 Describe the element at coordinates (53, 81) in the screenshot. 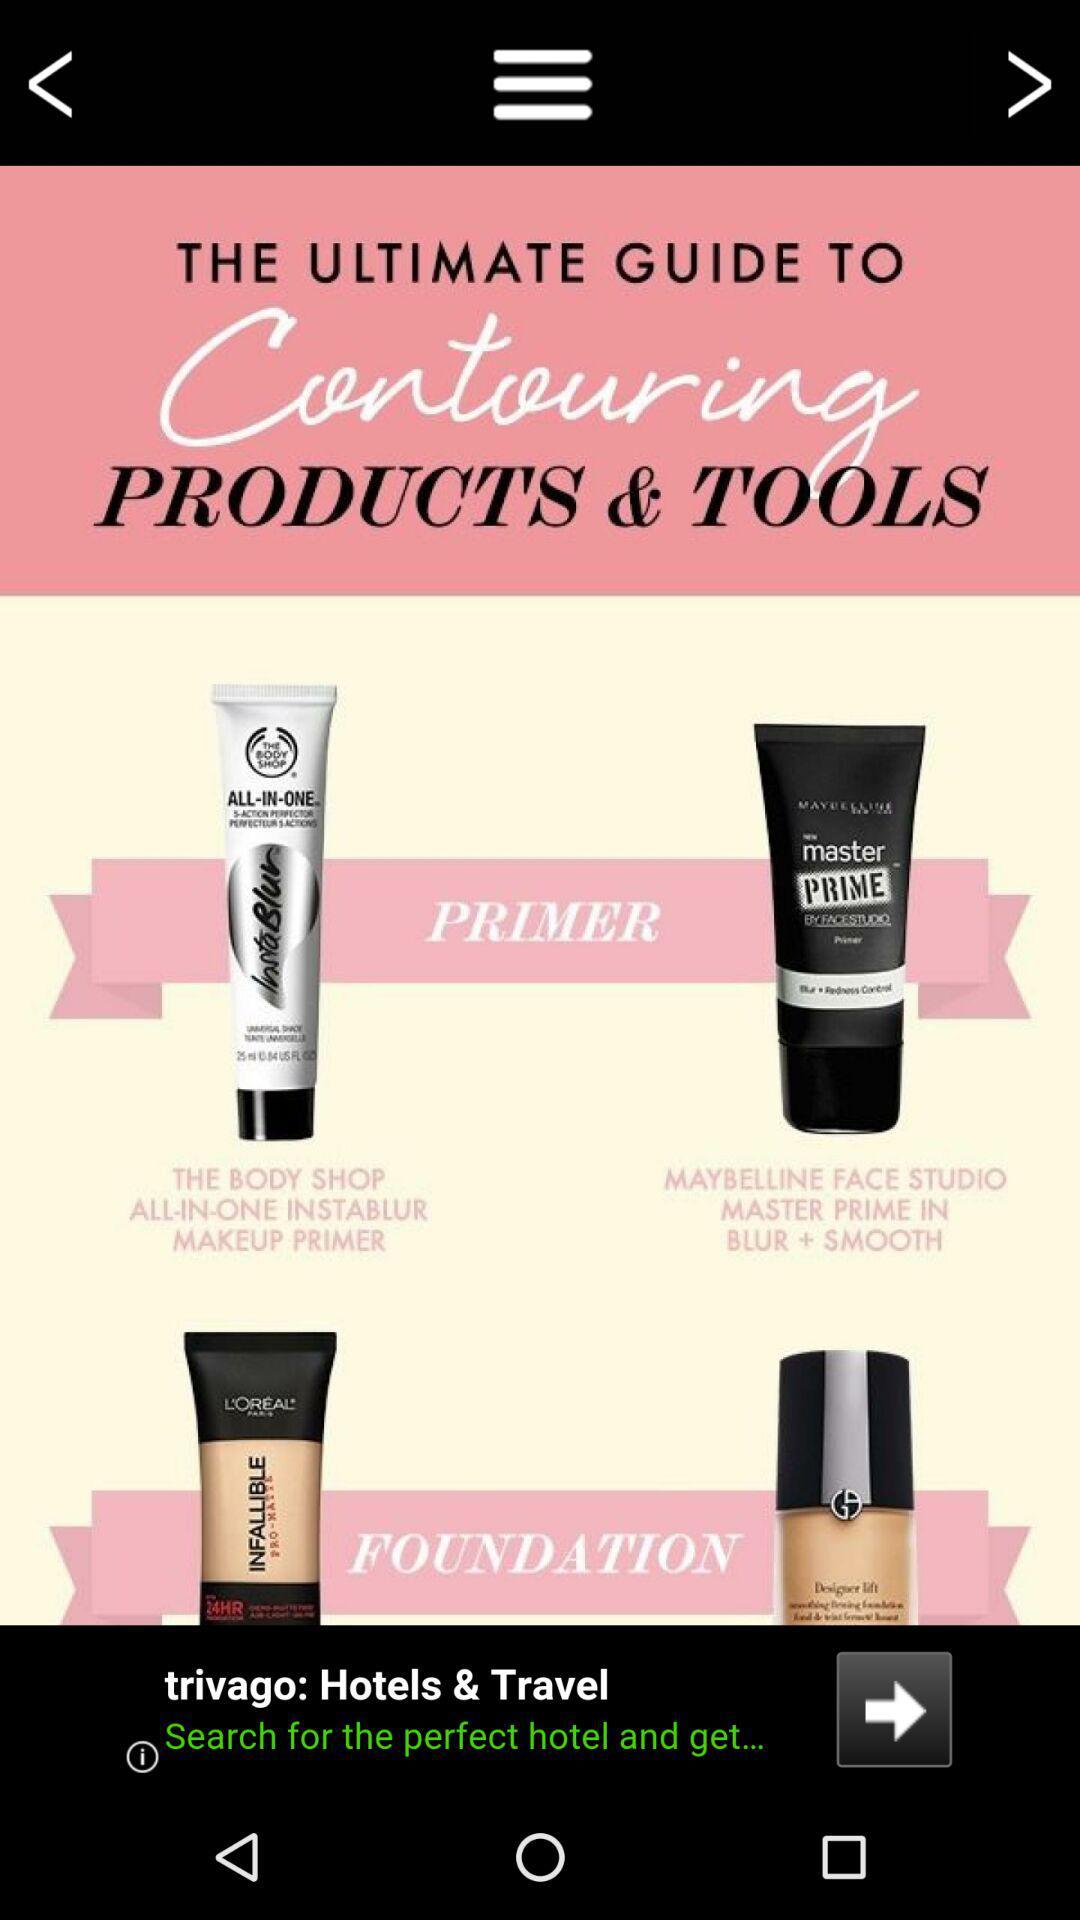

I see `return to the previous screen` at that location.